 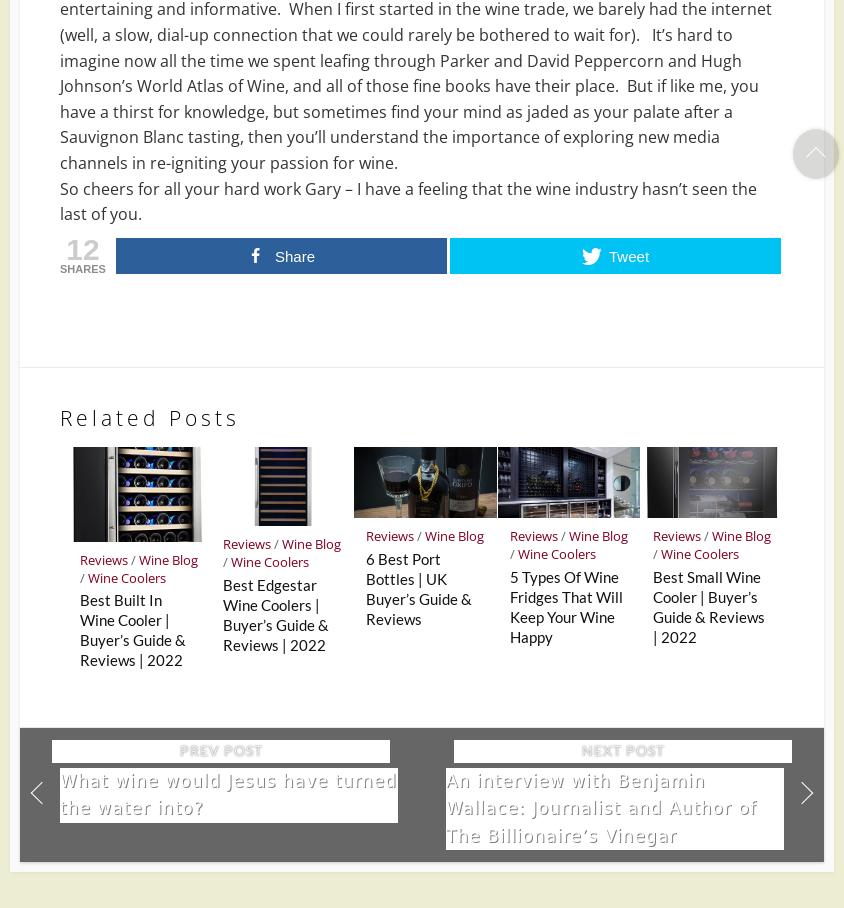 I want to click on 'An interview with Benjamin Wallace: Journalist and Author of The Billionaire’s Vinegar', so click(x=601, y=808).